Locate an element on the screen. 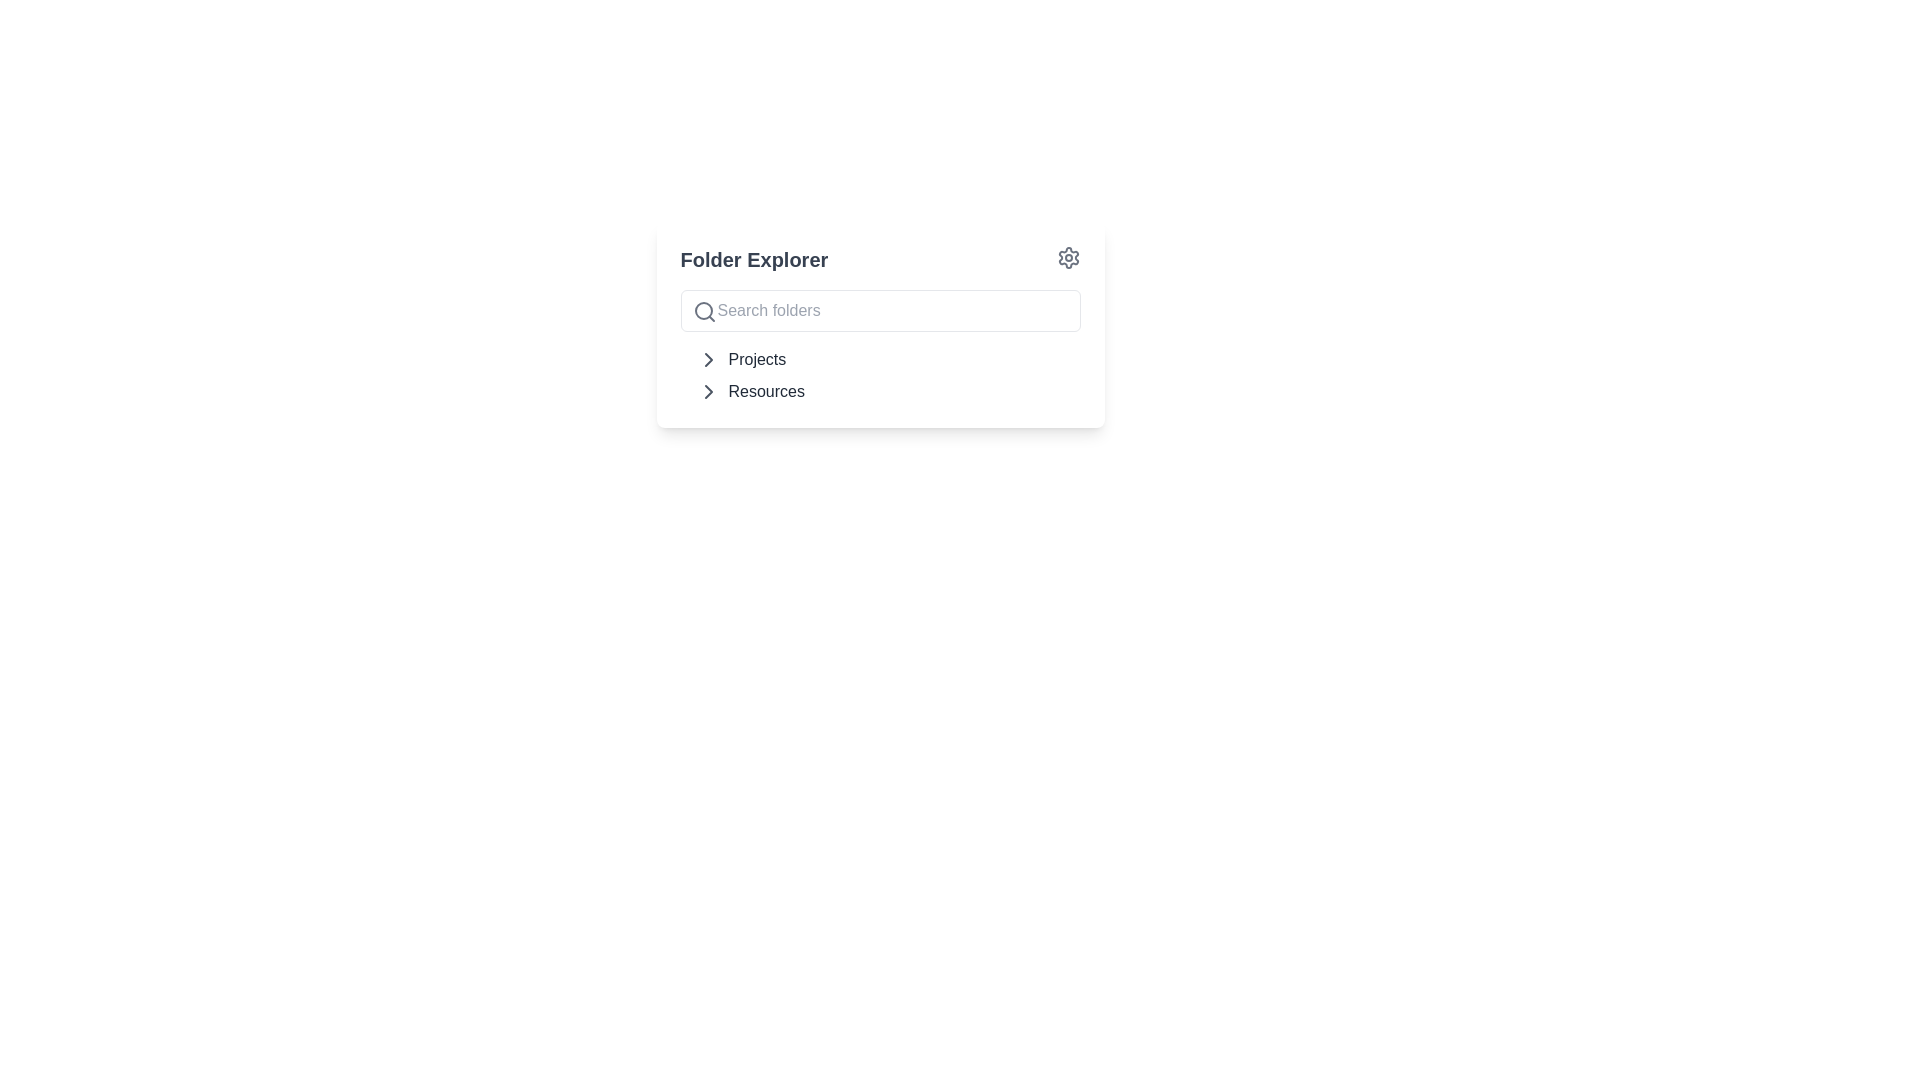  the 'Resources' collapsible menu item in the Folder Explorer is located at coordinates (887, 392).